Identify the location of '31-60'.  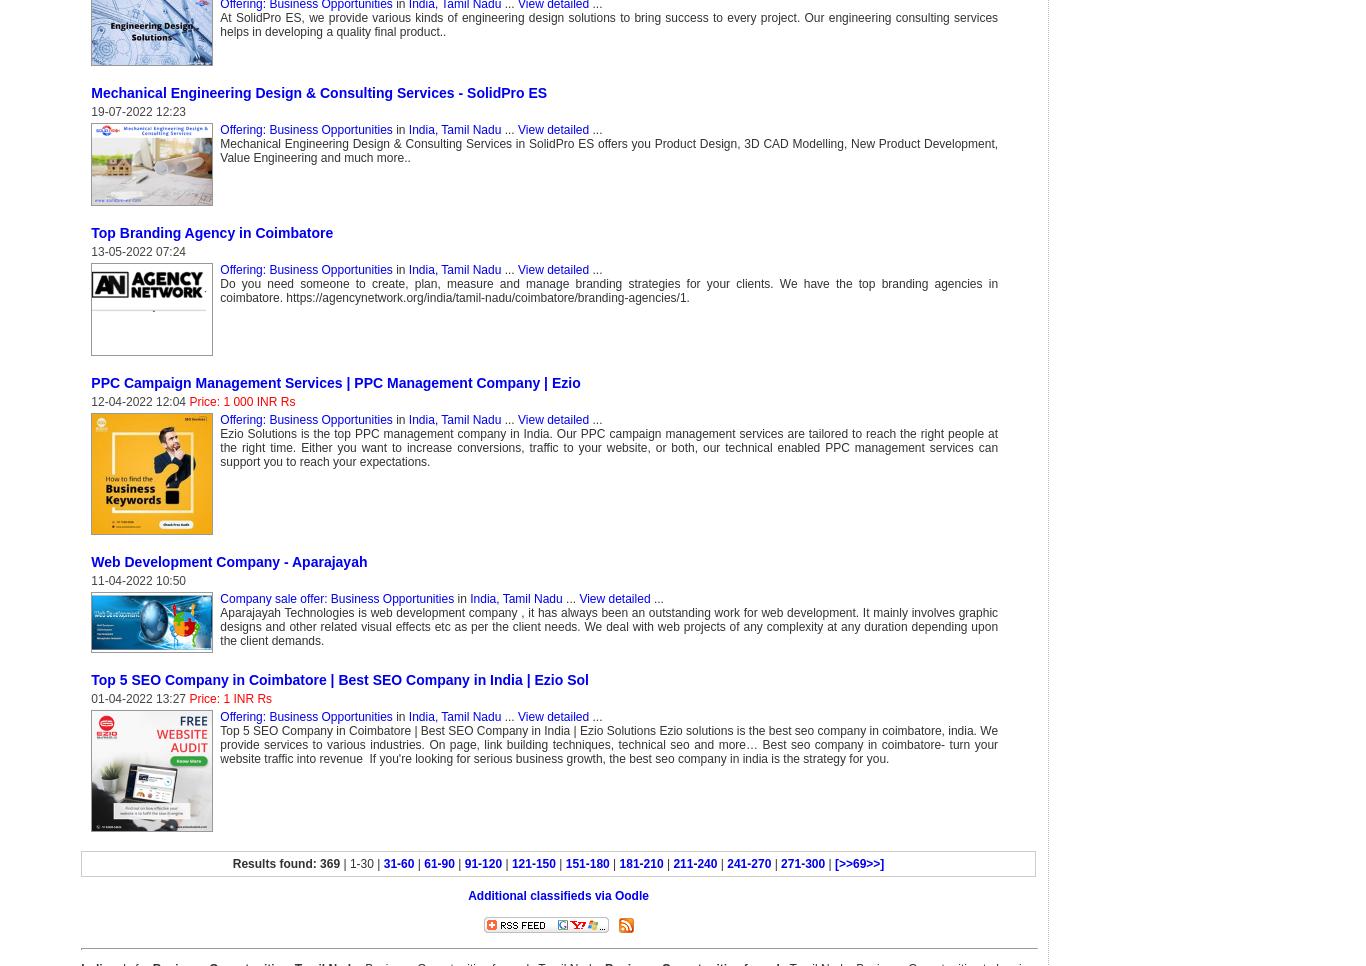
(397, 862).